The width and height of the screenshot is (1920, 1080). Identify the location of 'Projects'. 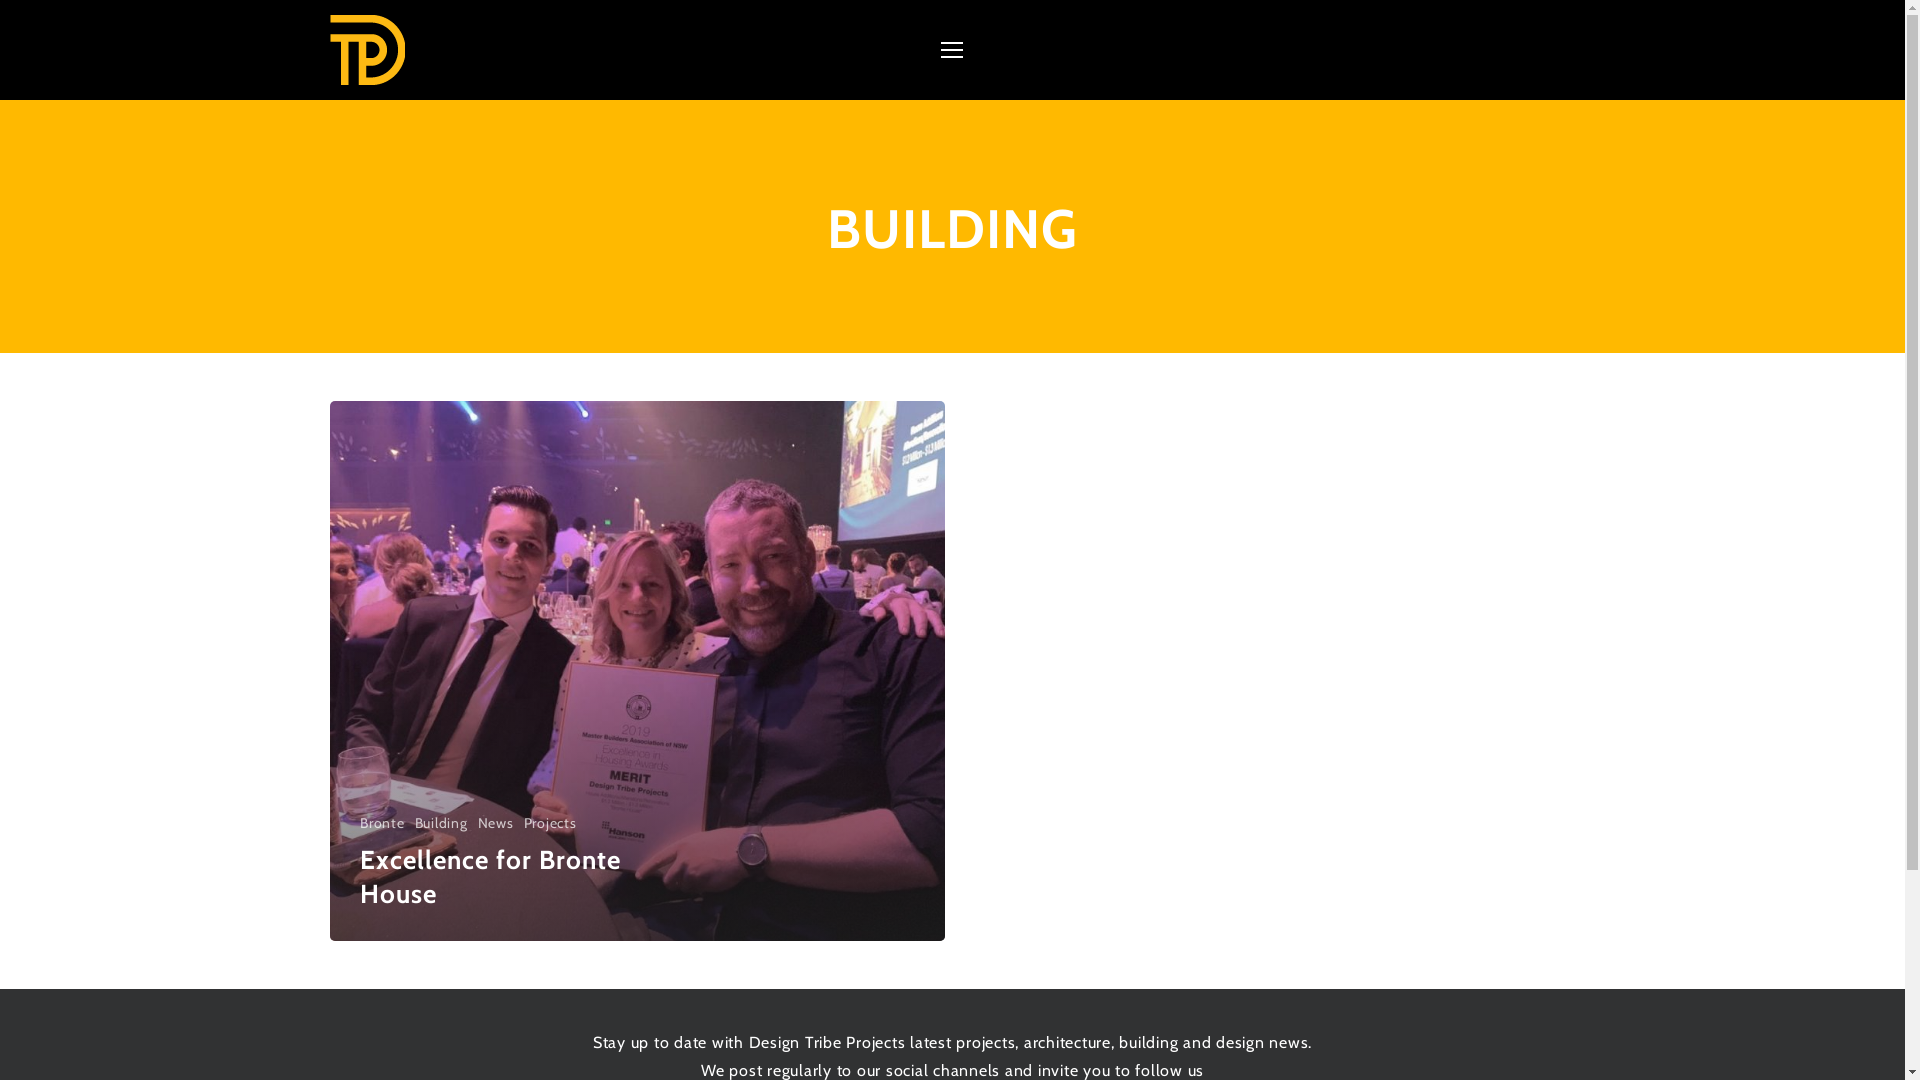
(550, 823).